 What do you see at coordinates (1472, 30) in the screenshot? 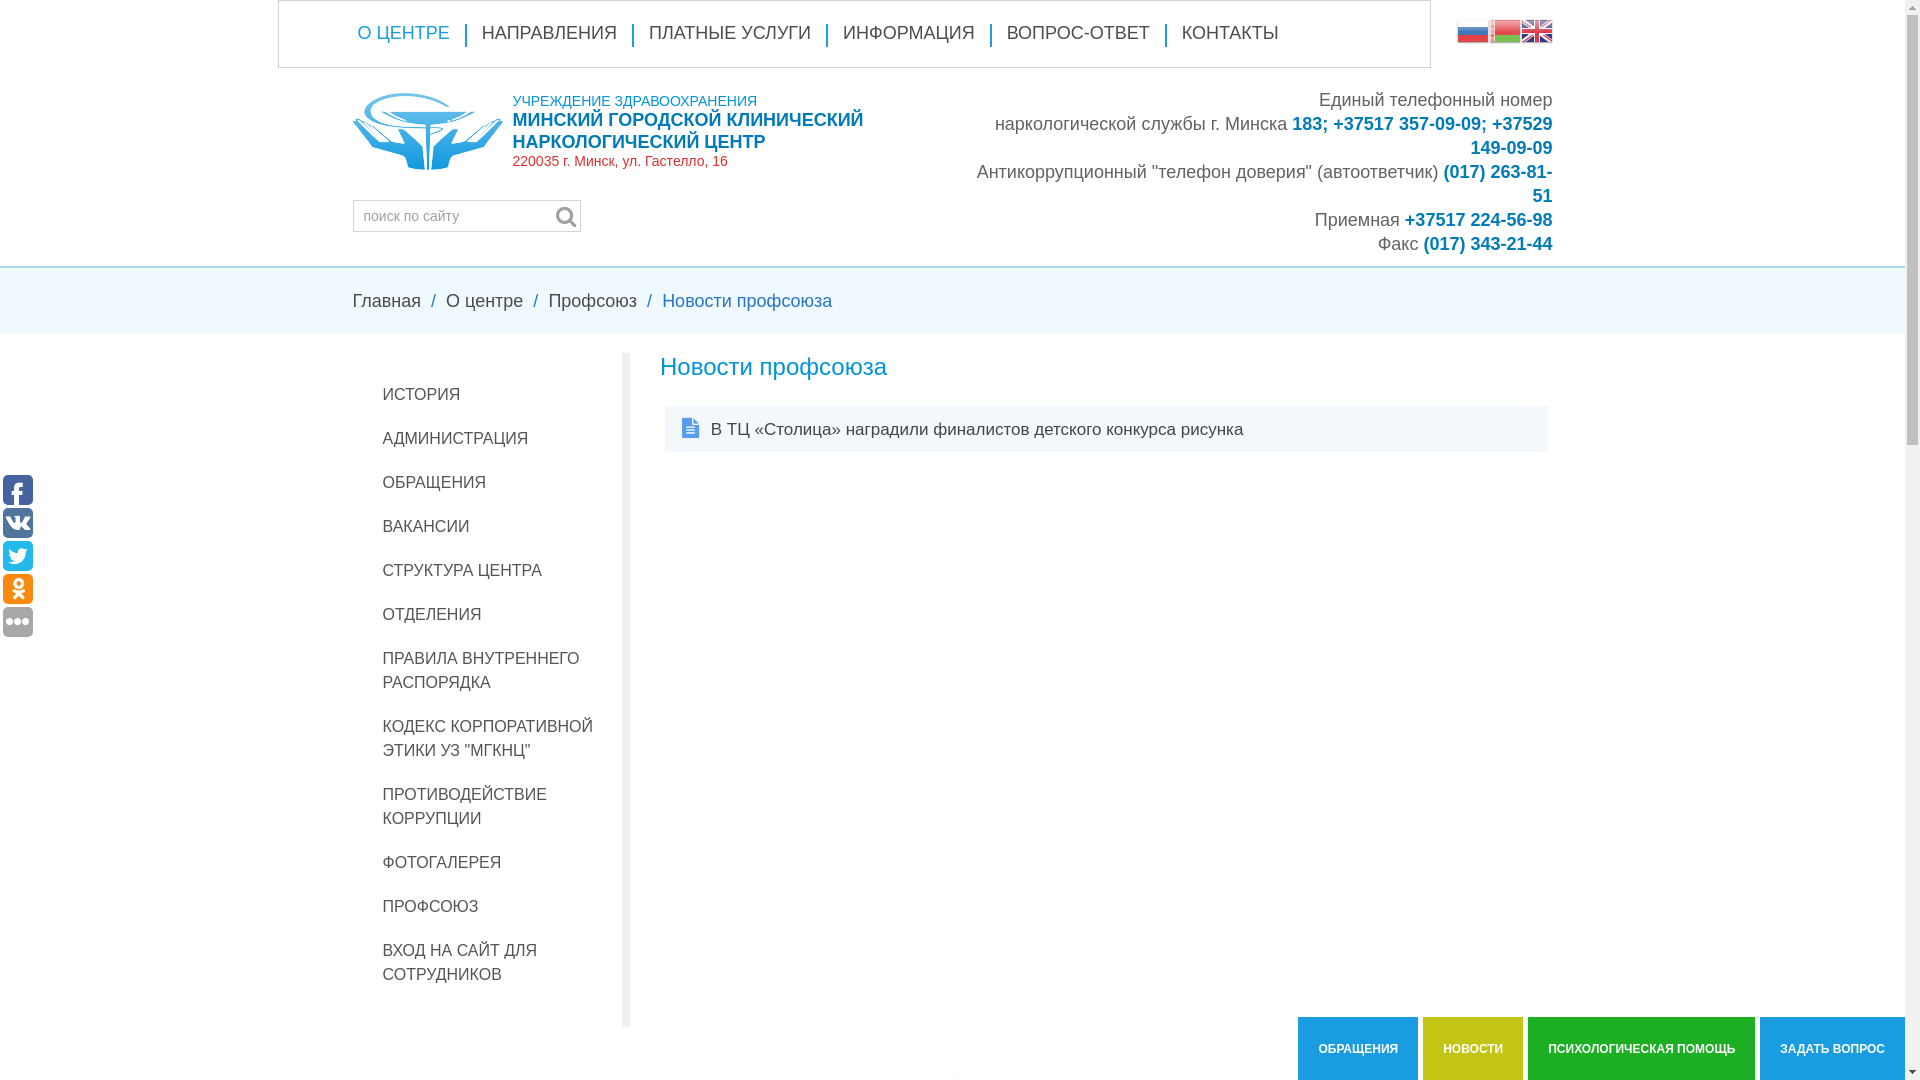
I see `'Russian'` at bounding box center [1472, 30].